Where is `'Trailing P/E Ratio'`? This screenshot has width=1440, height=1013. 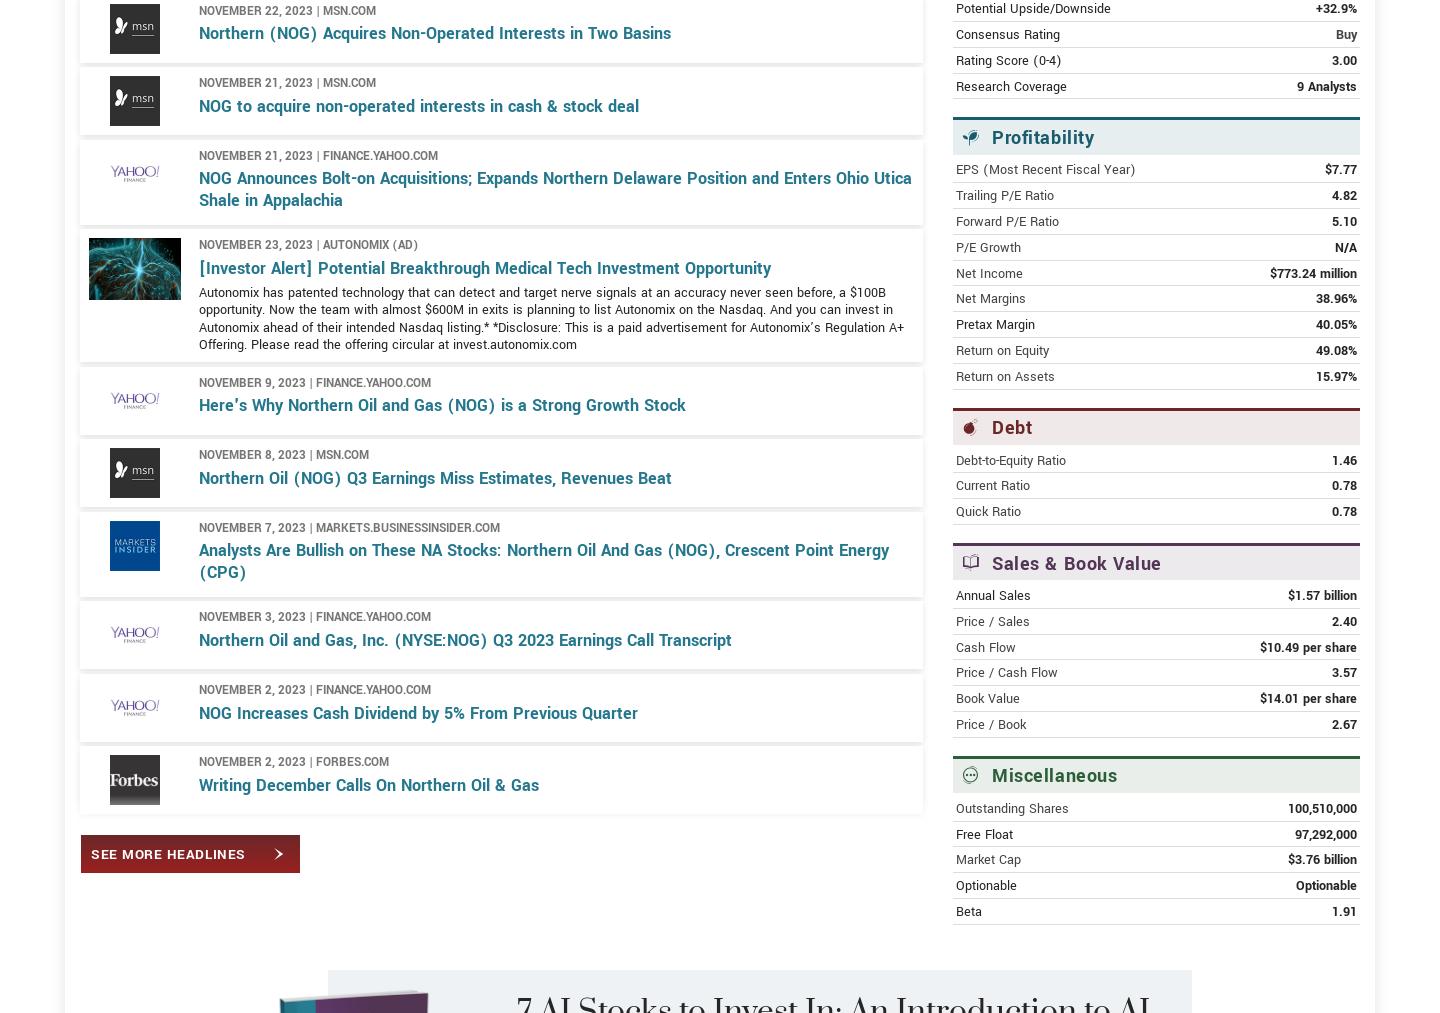
'Trailing P/E Ratio' is located at coordinates (1003, 266).